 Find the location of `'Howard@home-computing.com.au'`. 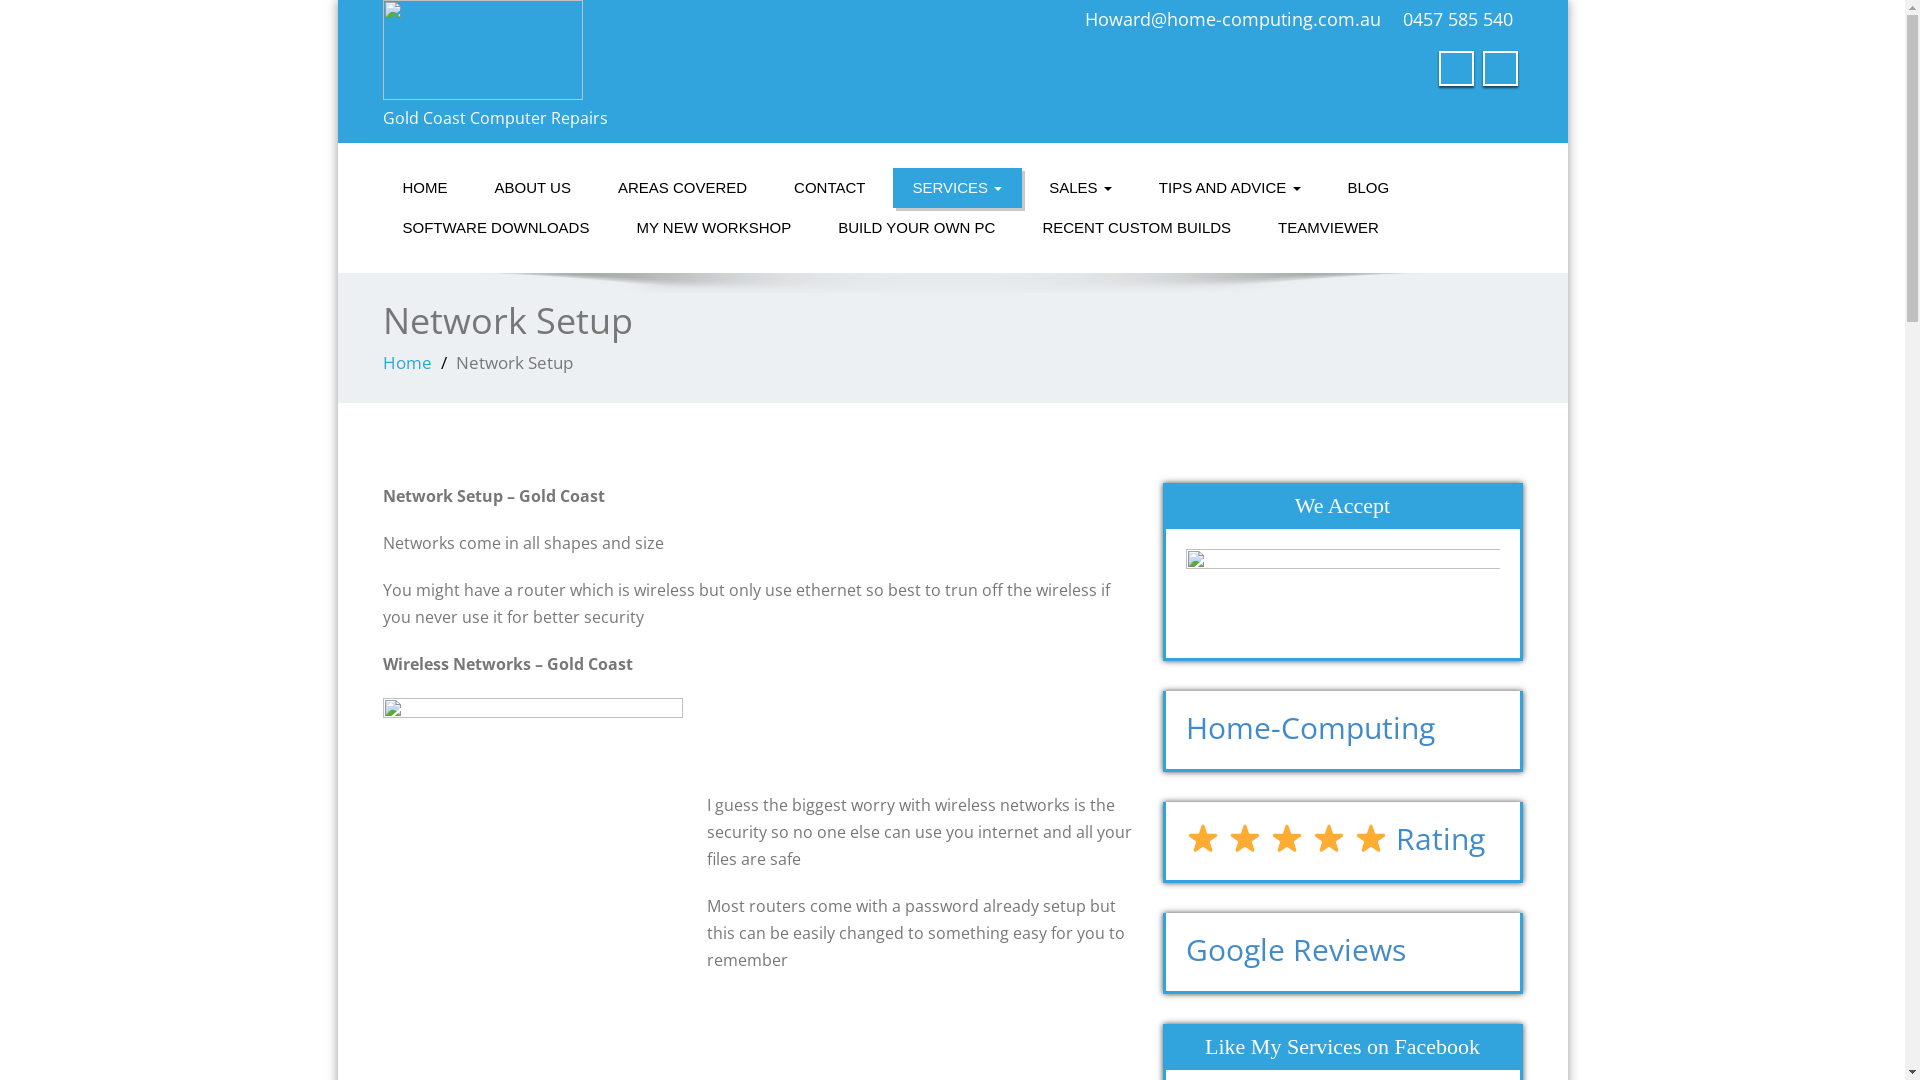

'Howard@home-computing.com.au' is located at coordinates (1231, 19).